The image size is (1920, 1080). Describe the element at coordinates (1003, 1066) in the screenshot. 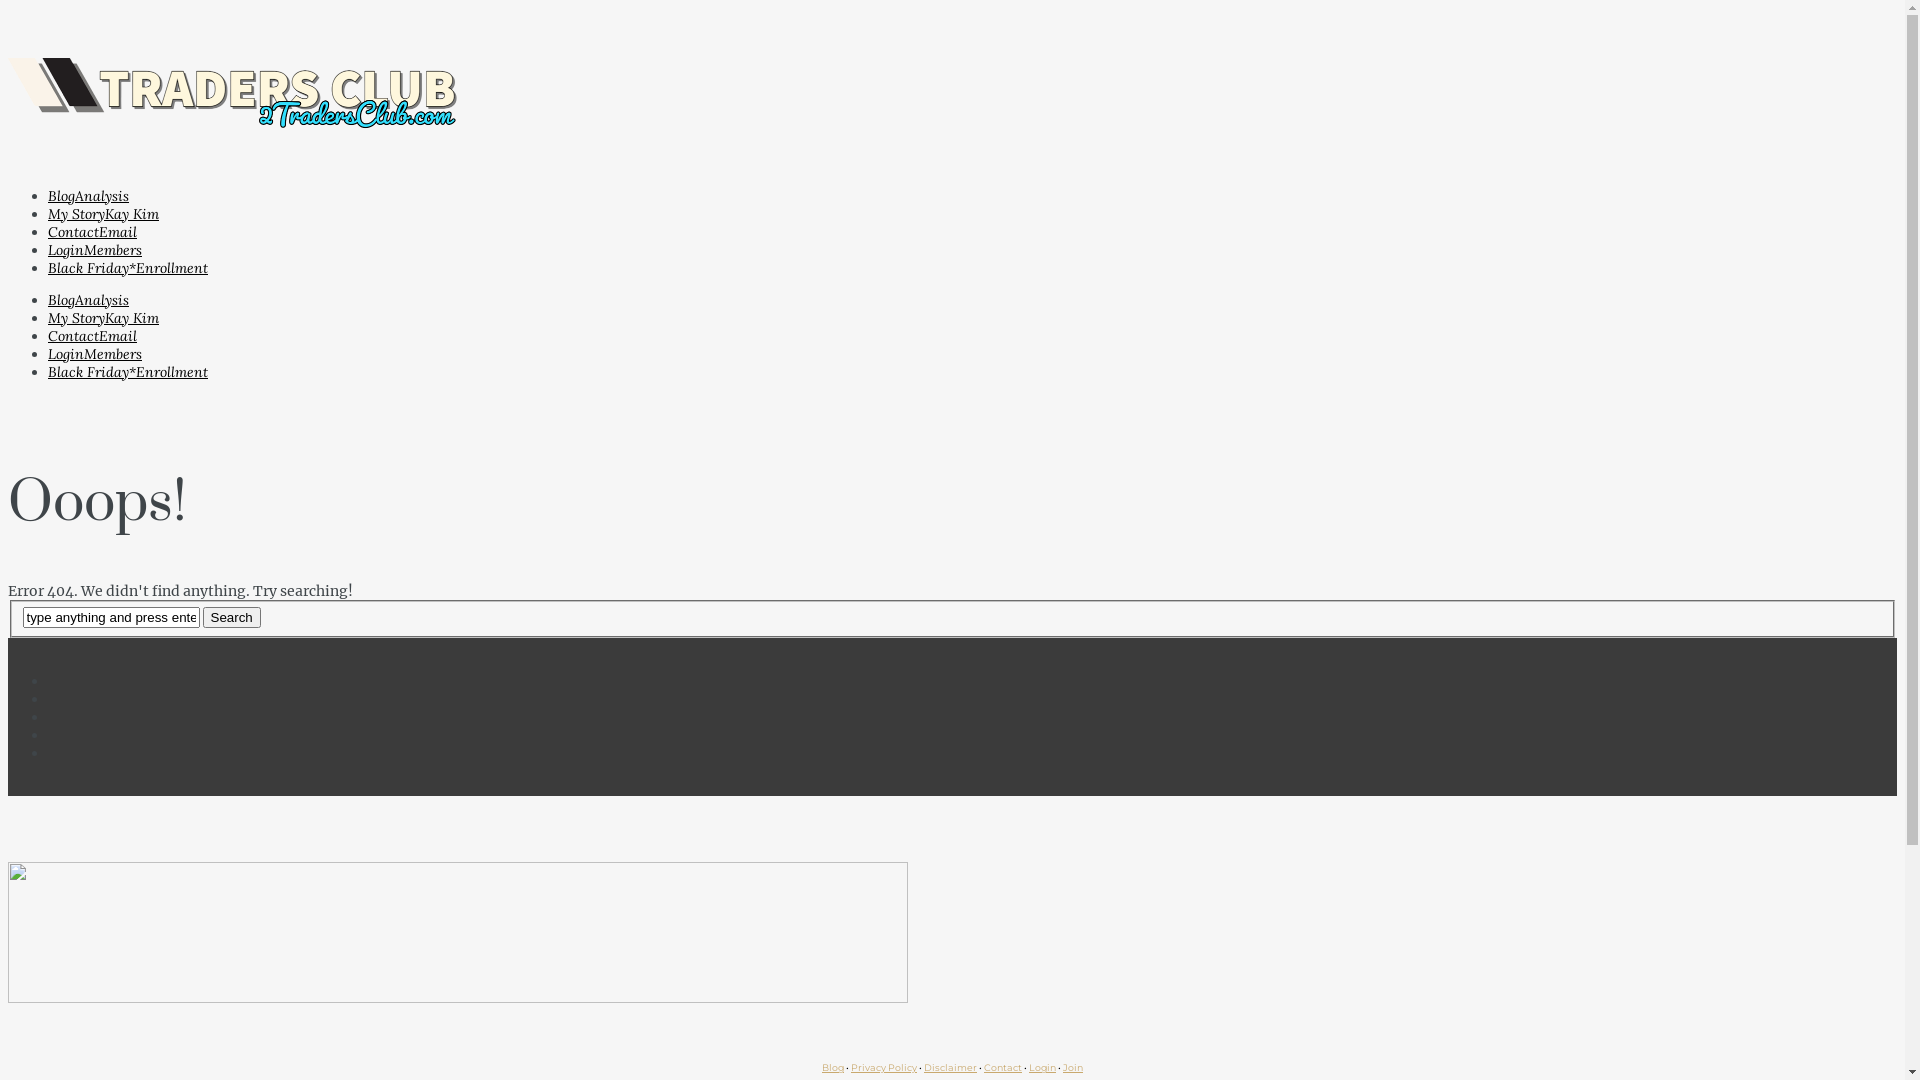

I see `'Contact'` at that location.